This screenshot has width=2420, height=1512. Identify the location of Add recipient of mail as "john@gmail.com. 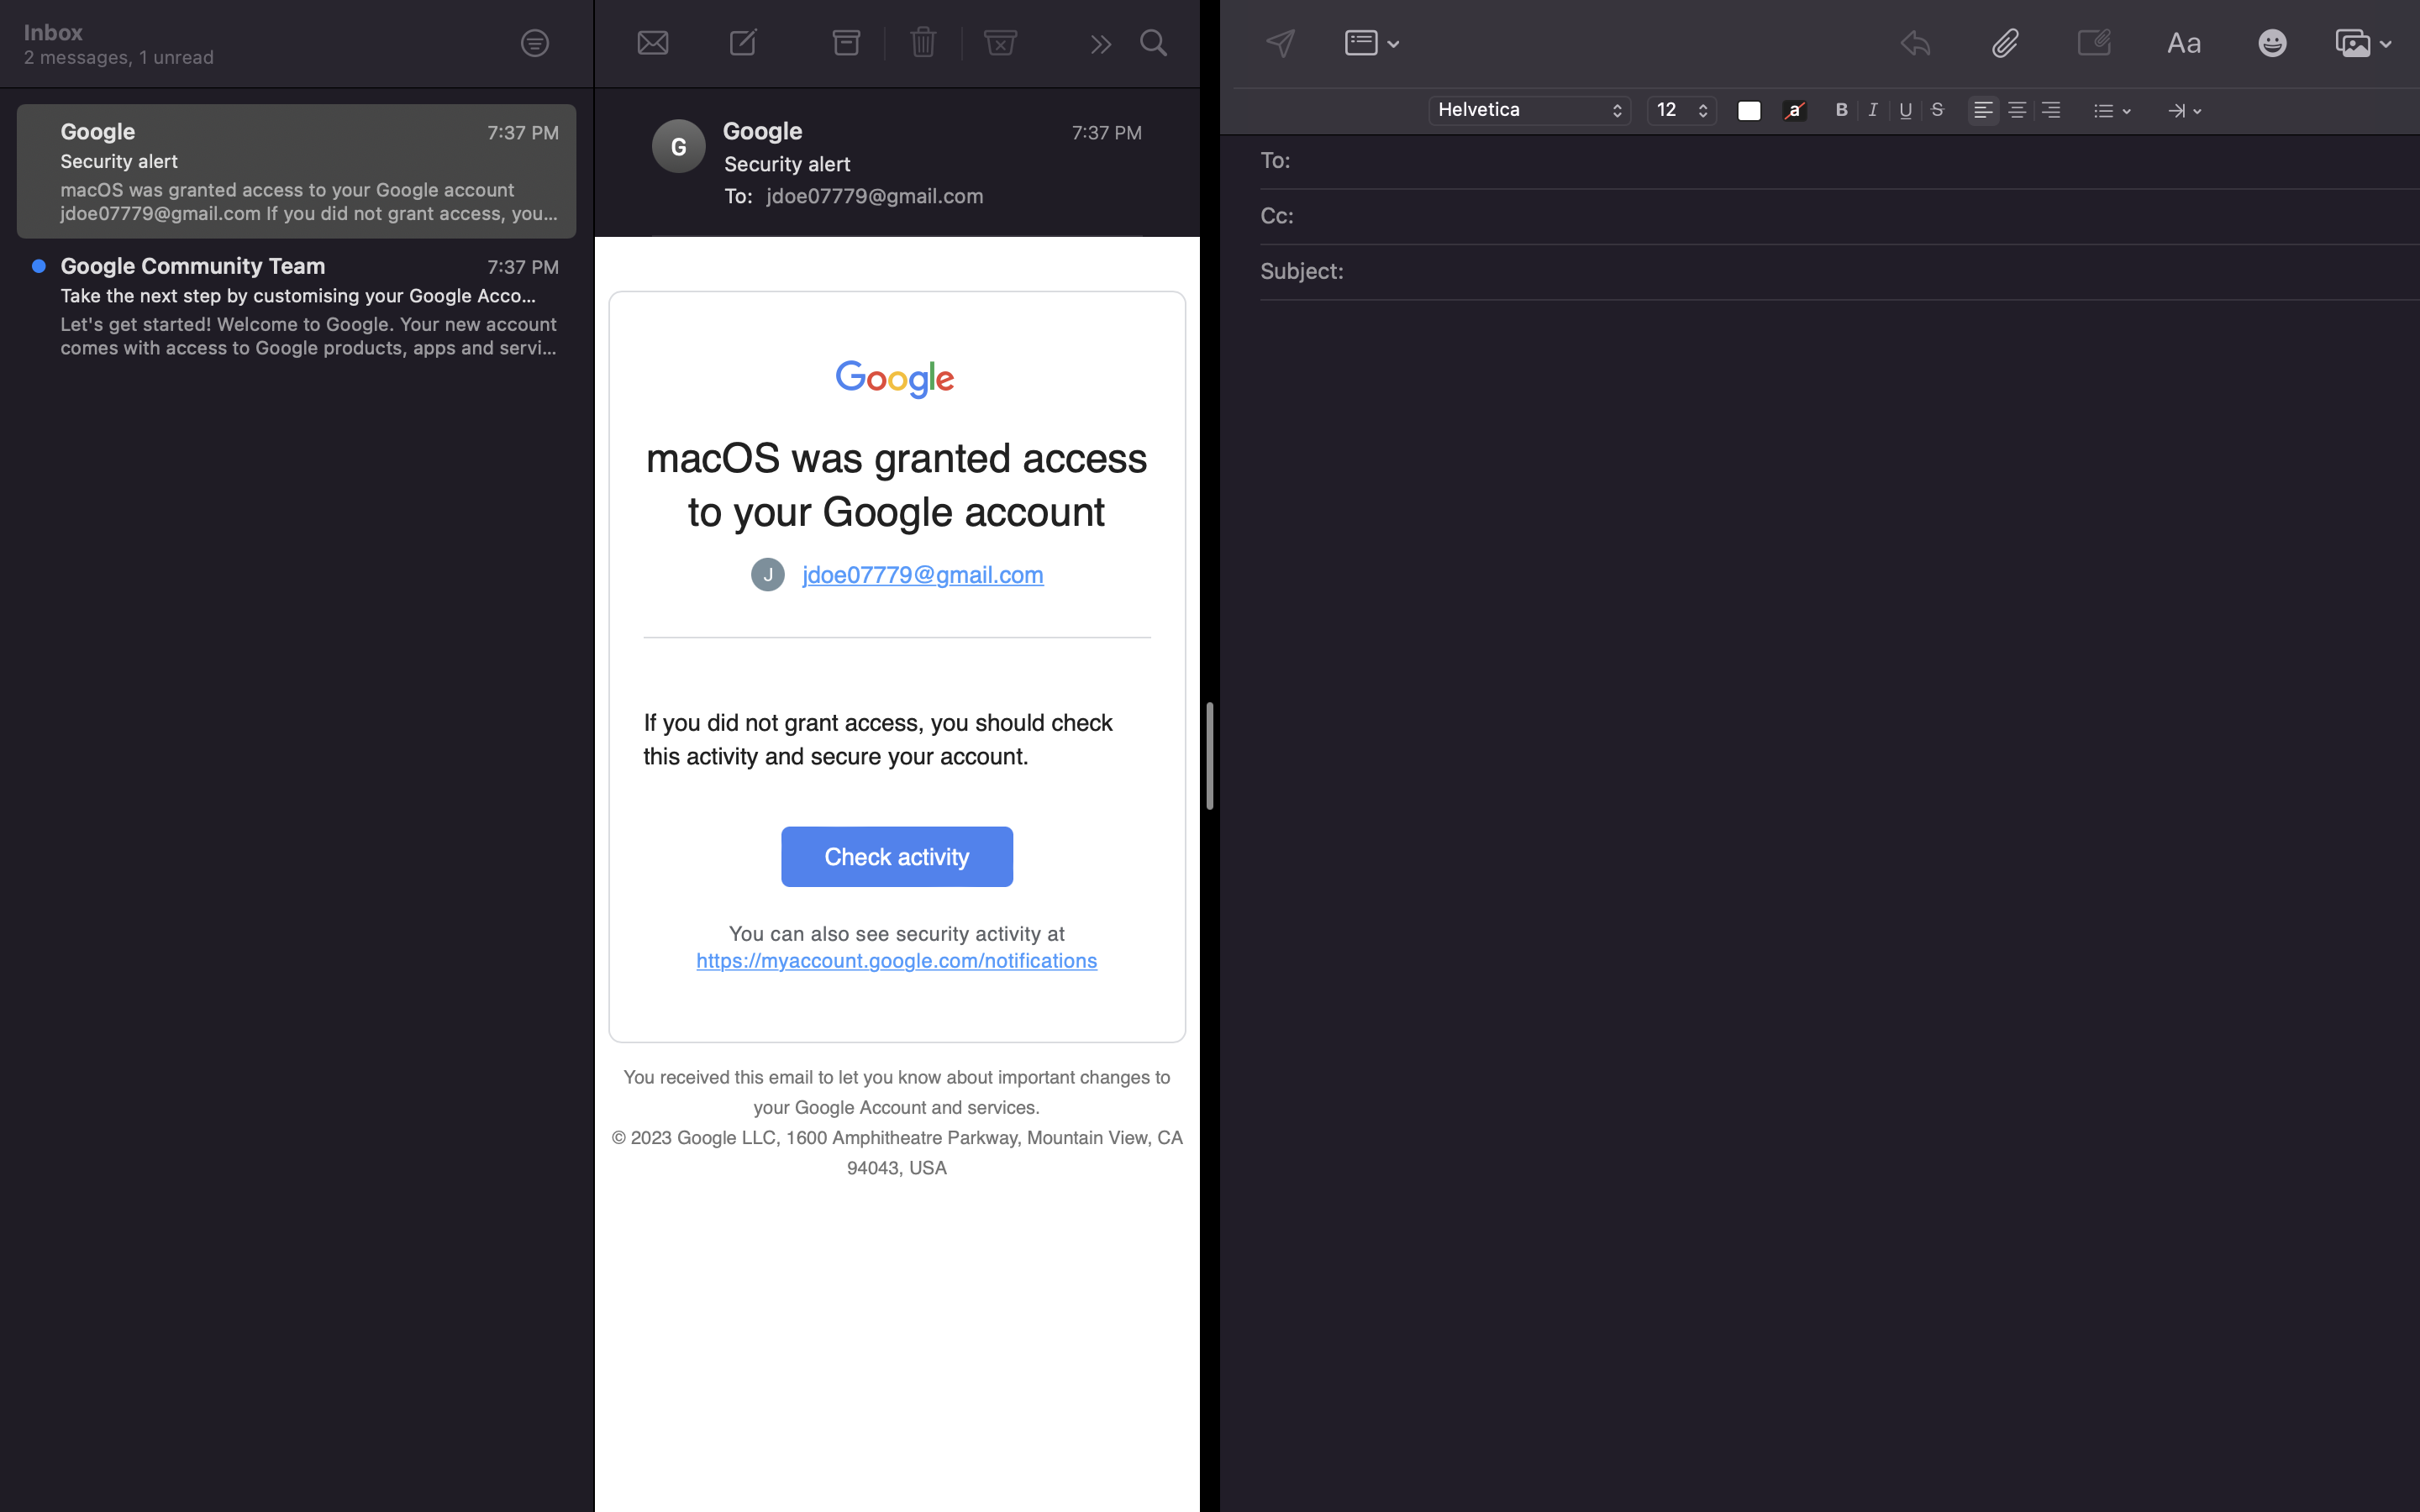
(1854, 162).